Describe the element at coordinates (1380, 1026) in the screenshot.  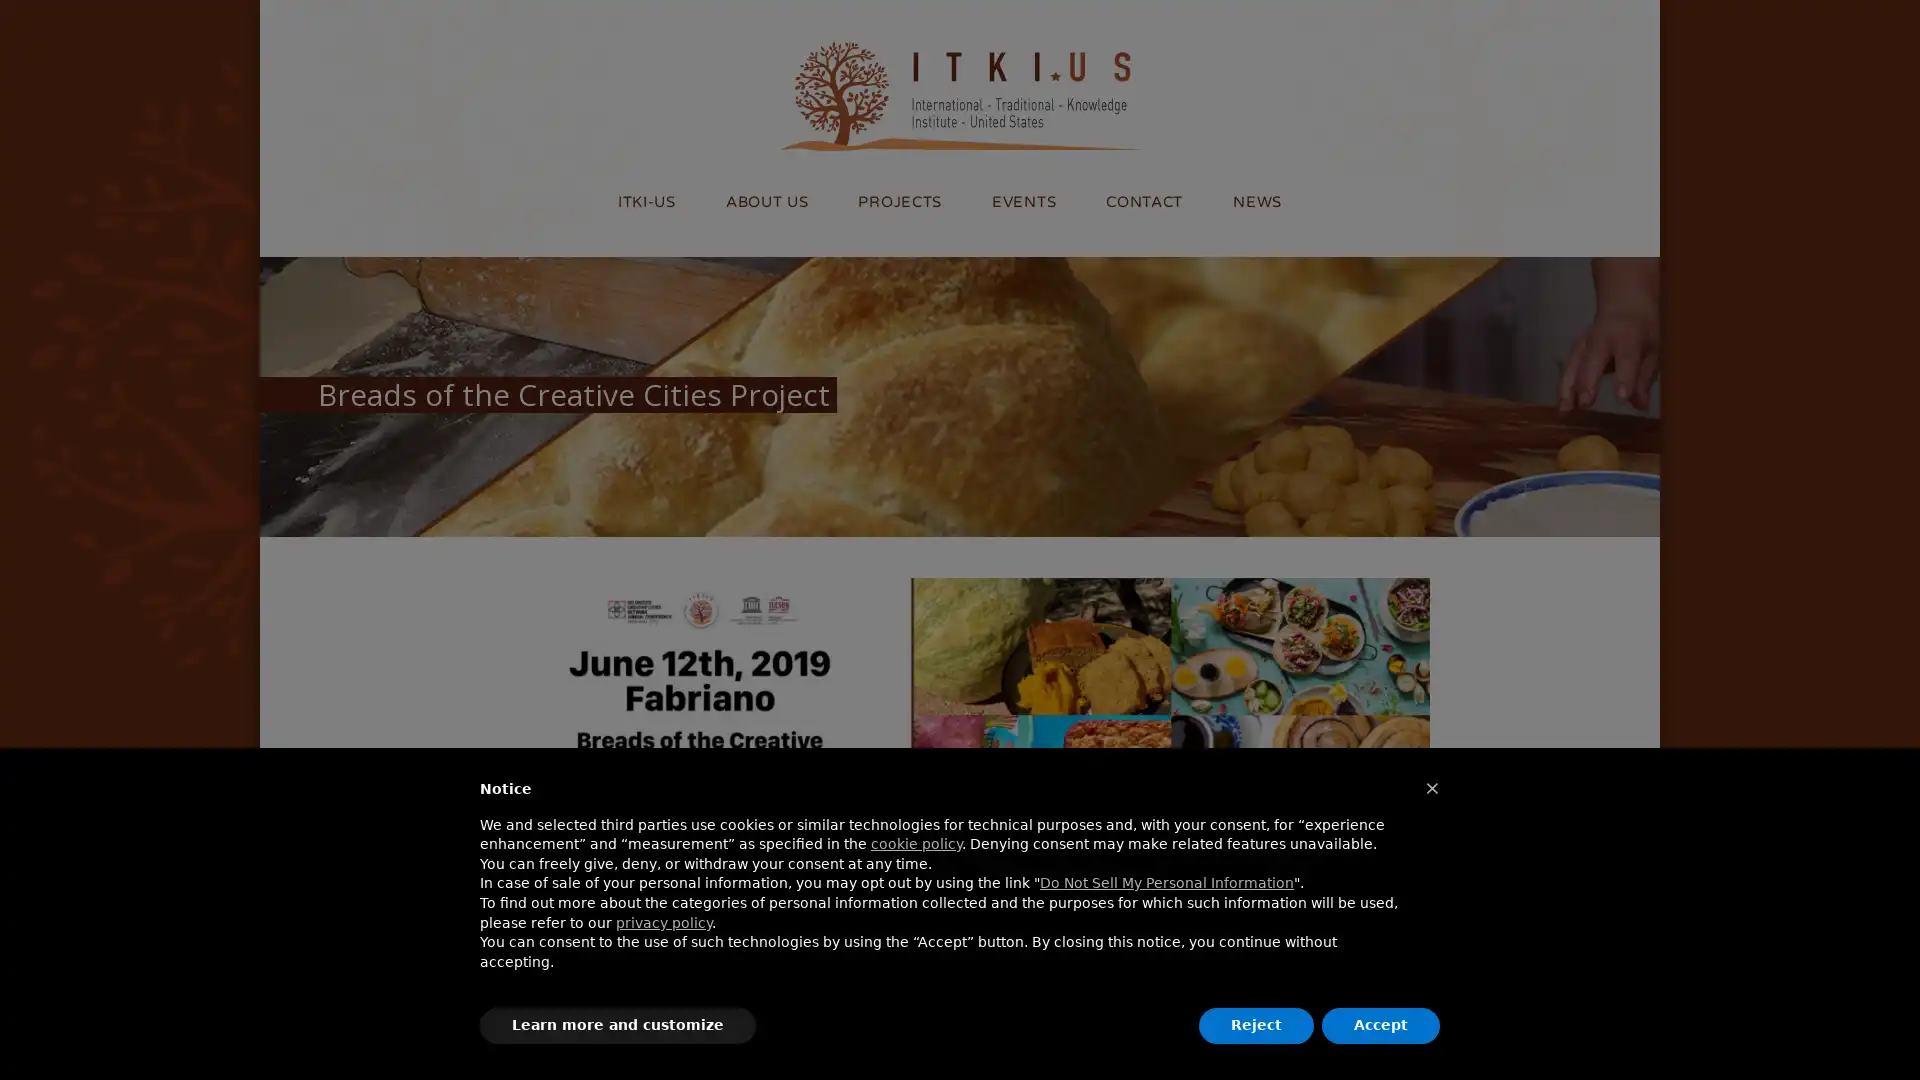
I see `Accept` at that location.